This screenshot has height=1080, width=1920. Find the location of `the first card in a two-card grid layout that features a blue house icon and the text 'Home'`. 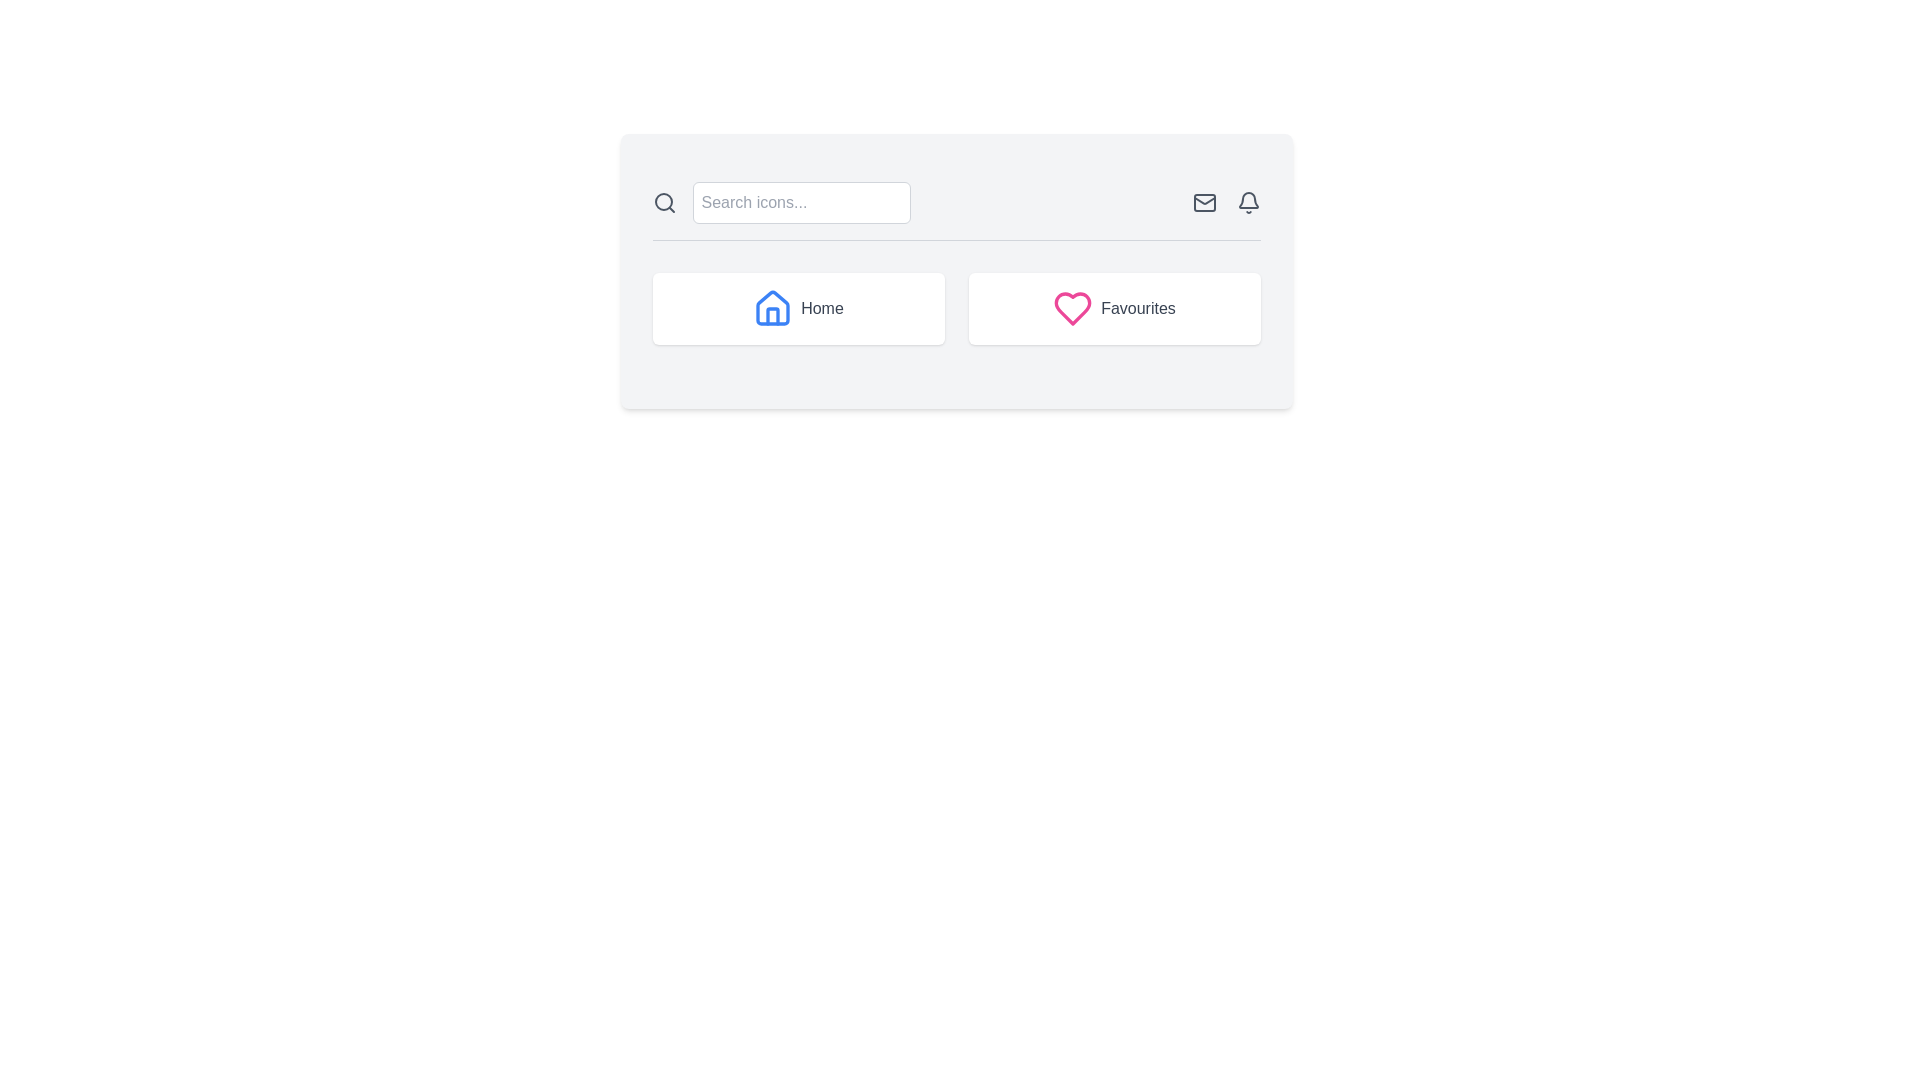

the first card in a two-card grid layout that features a blue house icon and the text 'Home' is located at coordinates (797, 308).